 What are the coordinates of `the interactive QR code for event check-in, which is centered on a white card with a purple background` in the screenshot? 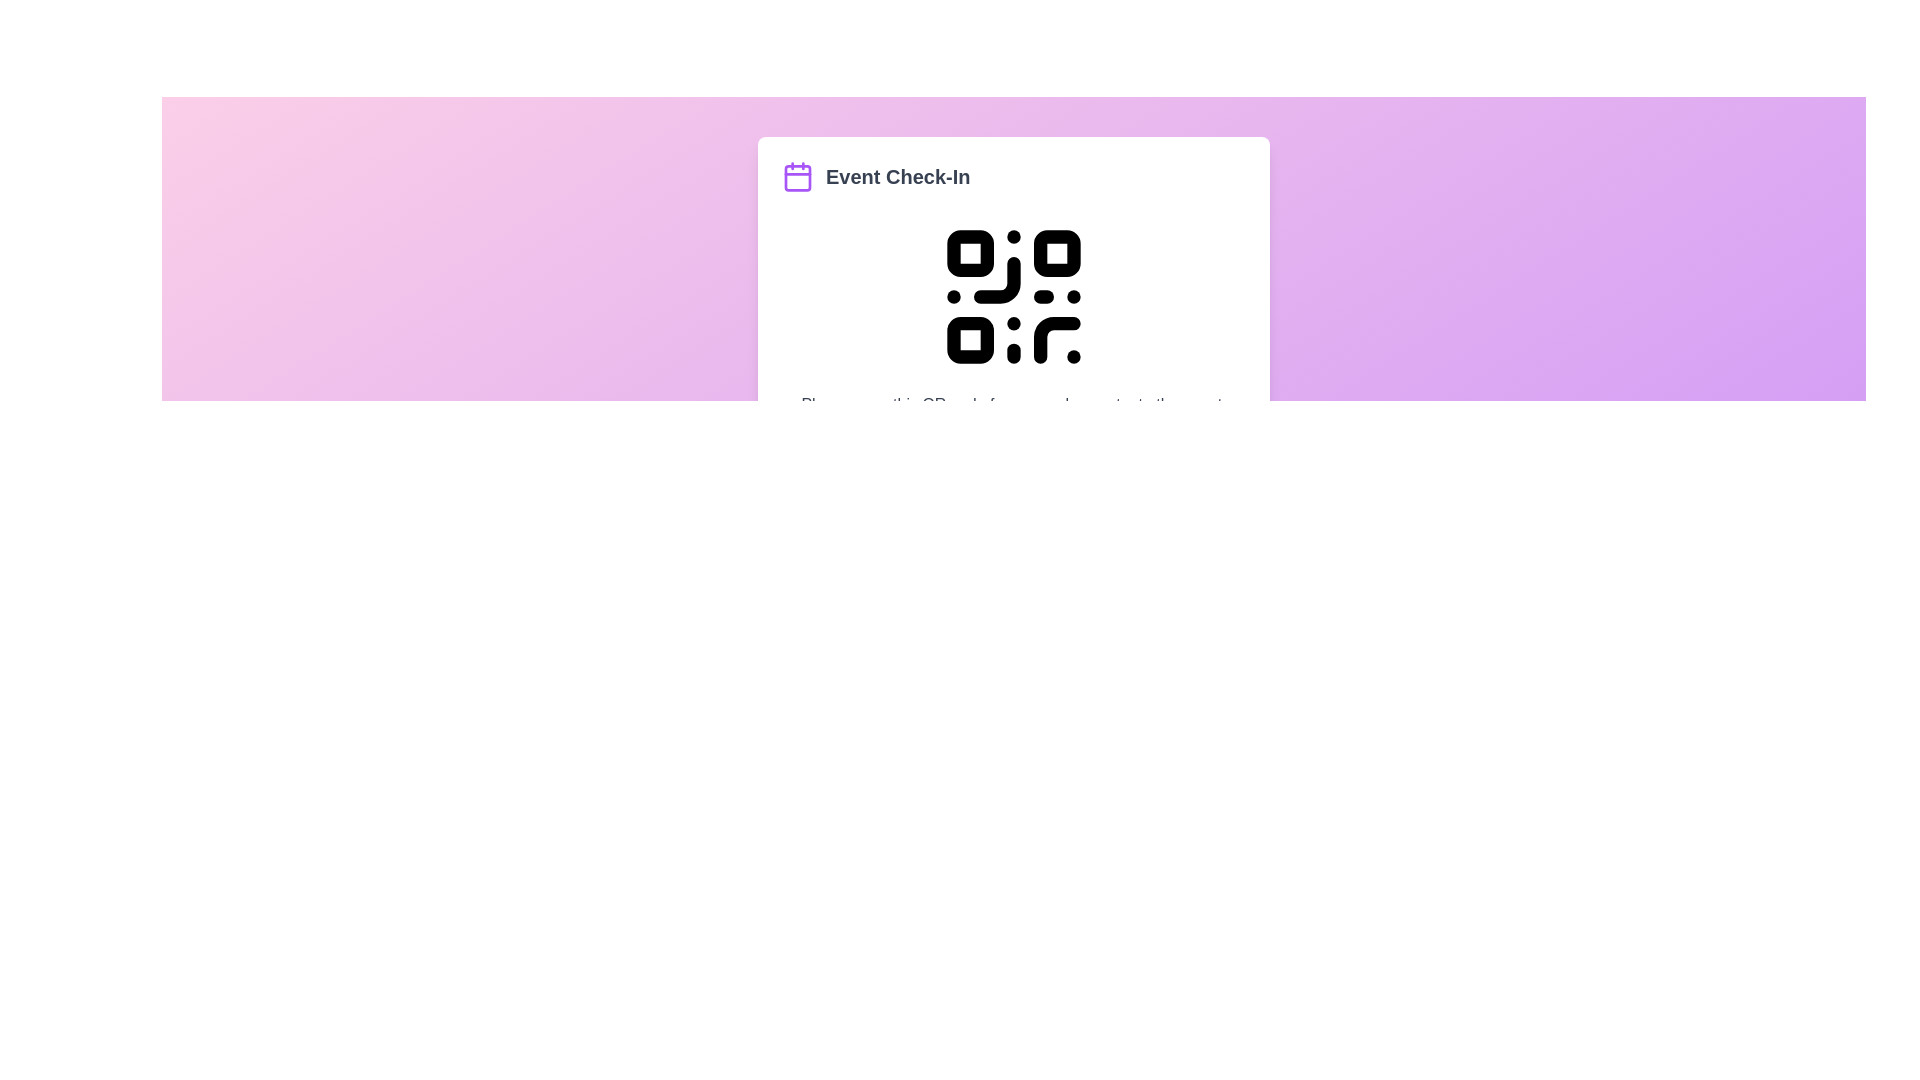 It's located at (1013, 297).